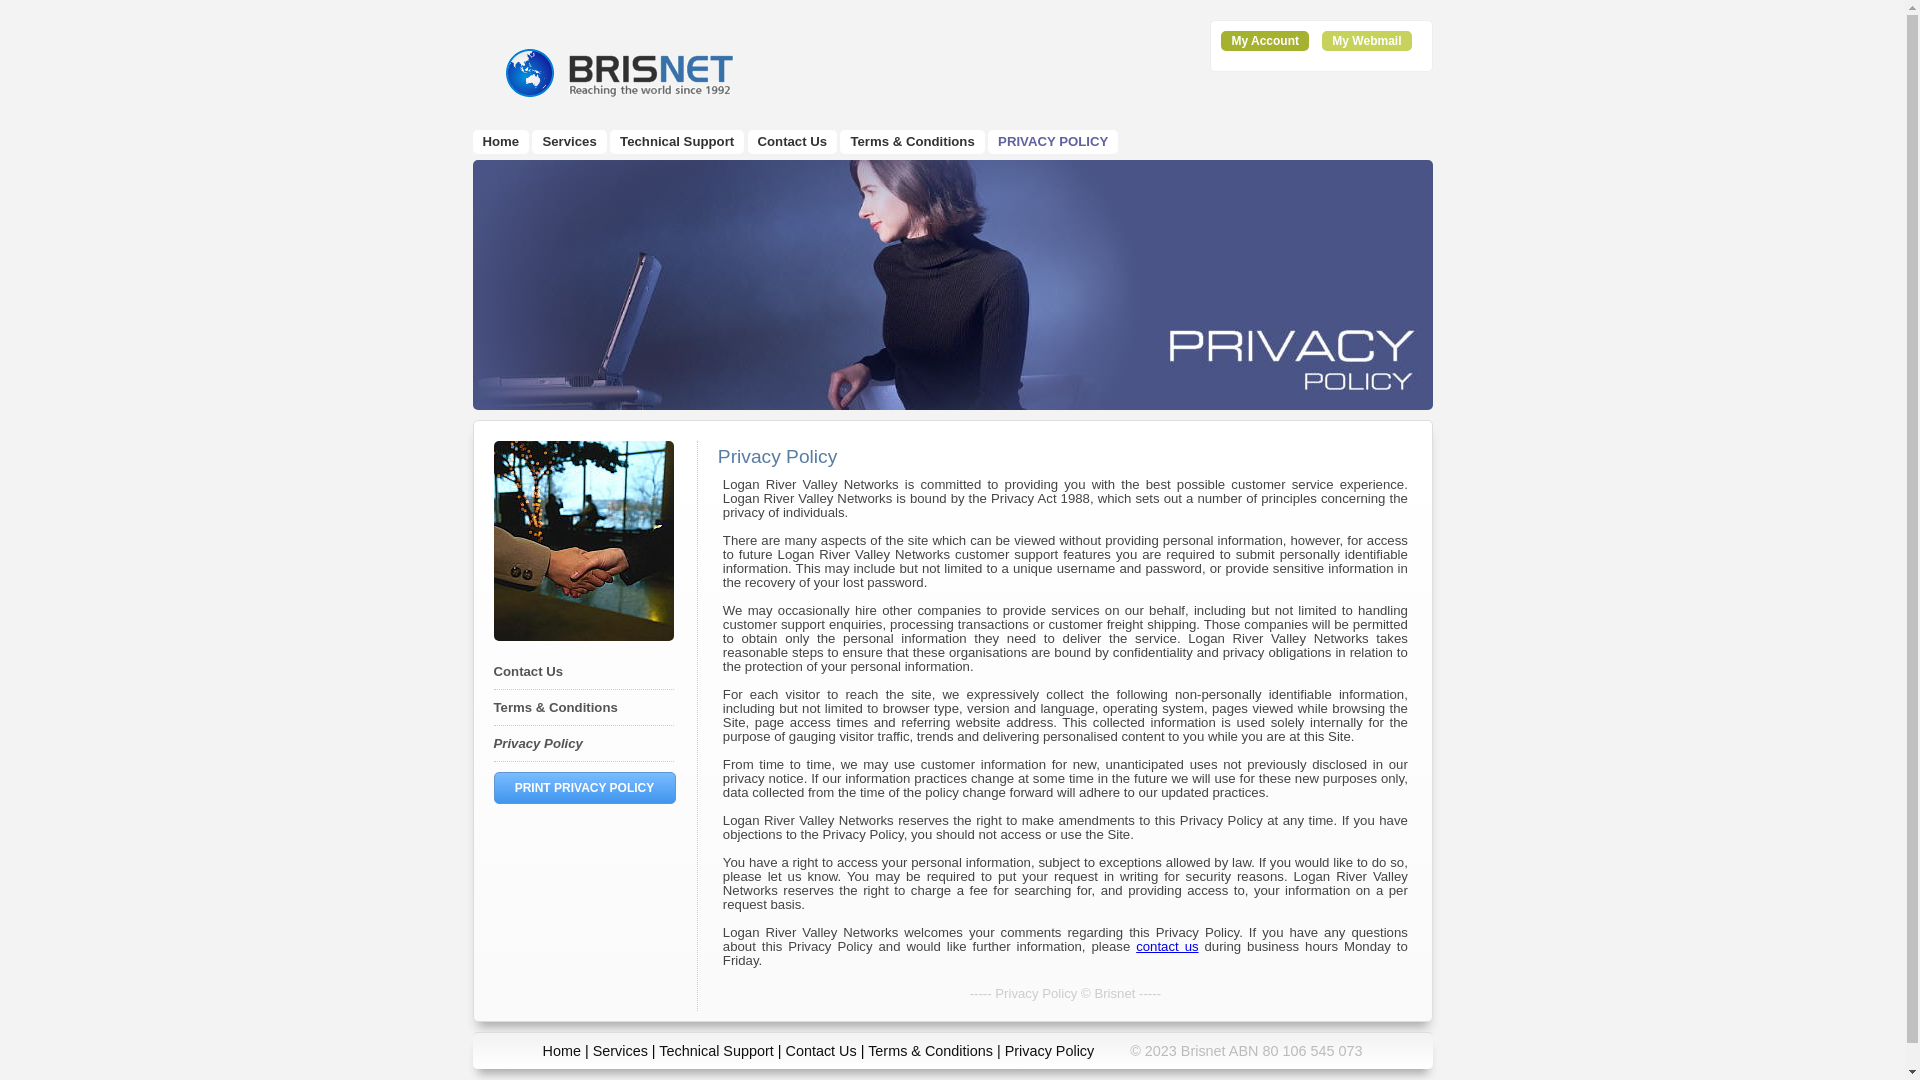 This screenshot has width=1920, height=1080. What do you see at coordinates (1264, 41) in the screenshot?
I see `'My Account'` at bounding box center [1264, 41].